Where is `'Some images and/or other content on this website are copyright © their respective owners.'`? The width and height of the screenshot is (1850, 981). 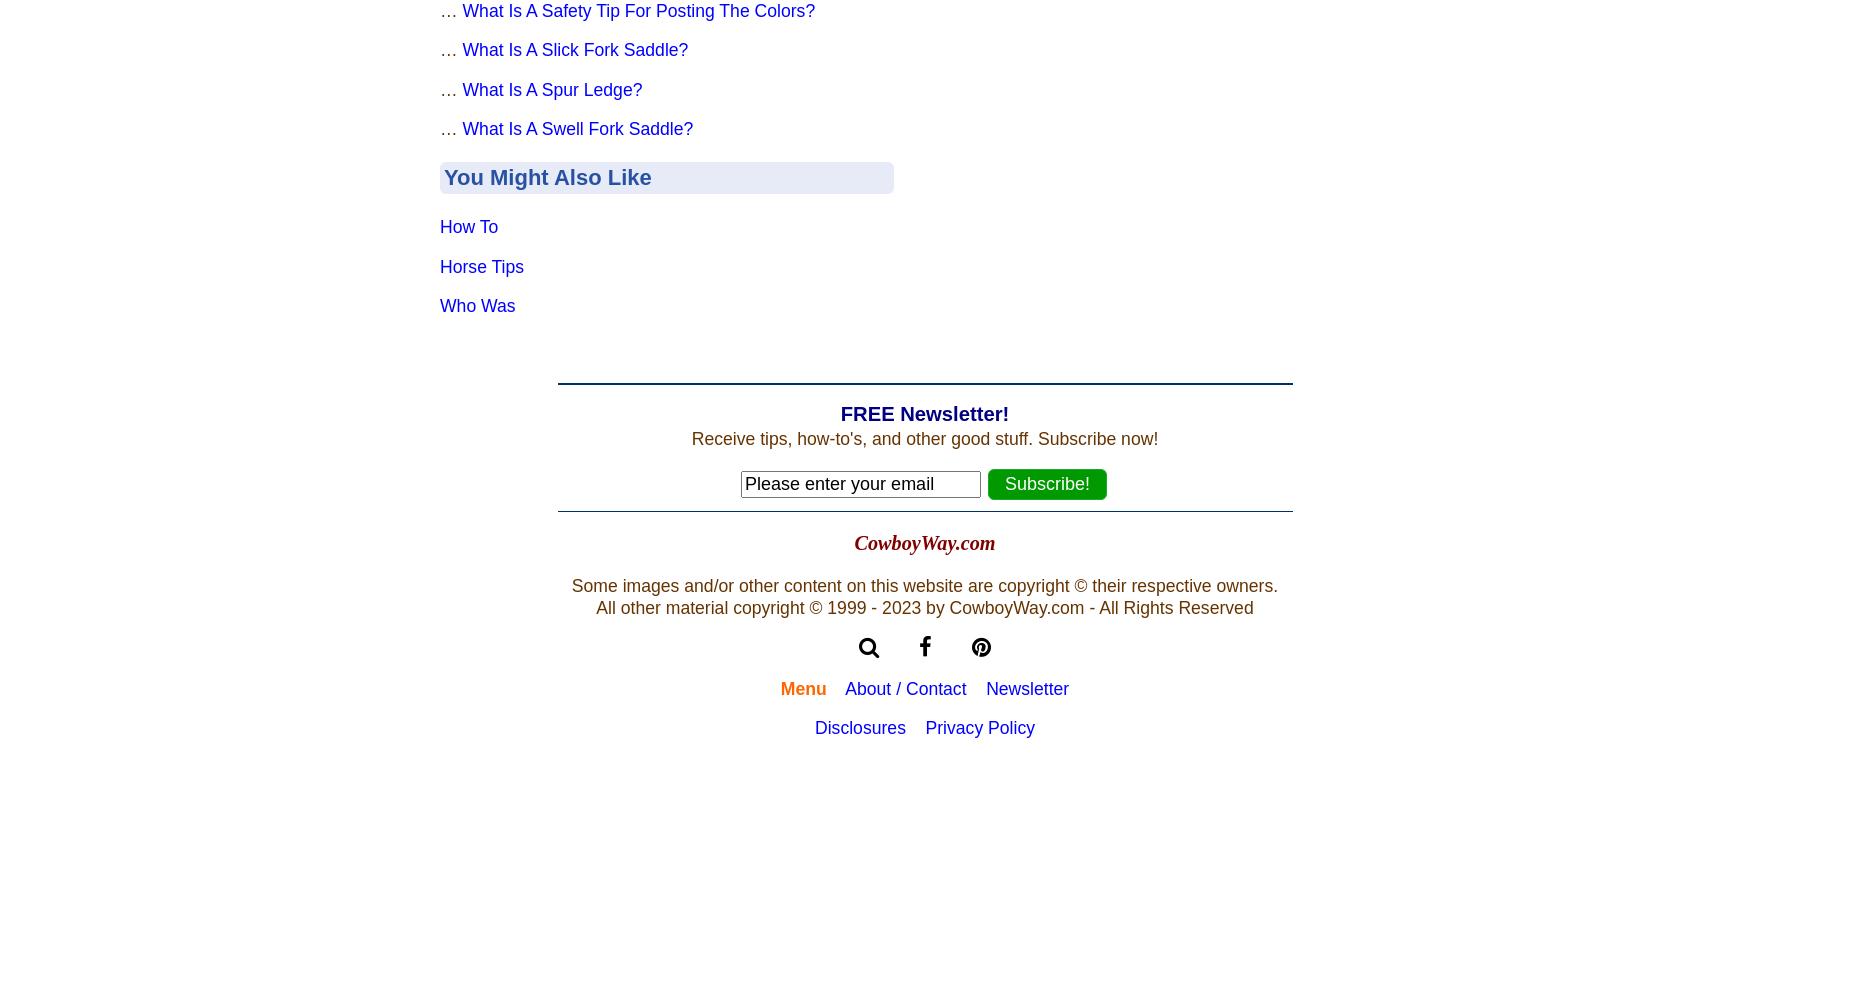 'Some images and/or other content on this website are copyright © their respective owners.' is located at coordinates (924, 584).